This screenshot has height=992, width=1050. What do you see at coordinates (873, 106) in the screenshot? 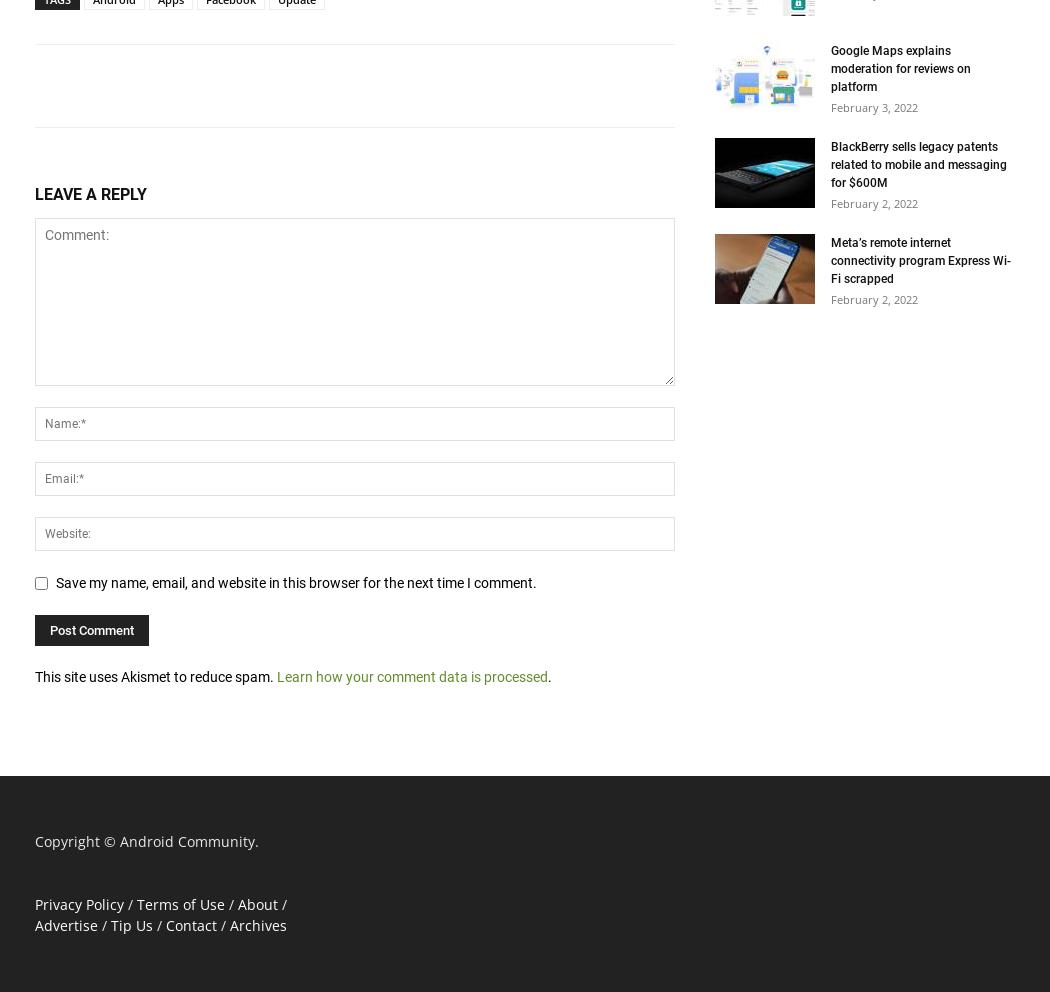
I see `'February 3, 2022'` at bounding box center [873, 106].